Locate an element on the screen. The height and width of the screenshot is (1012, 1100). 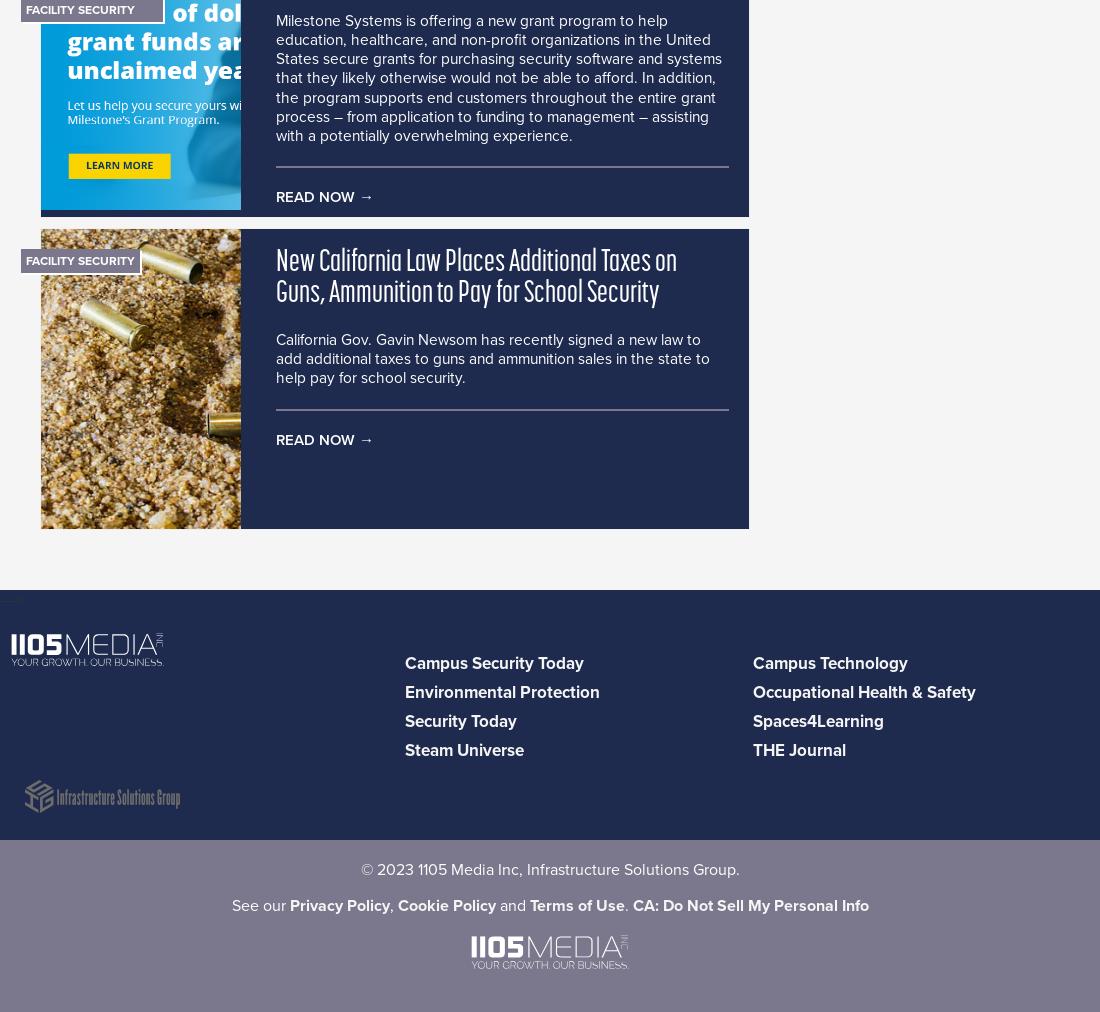
'--->' is located at coordinates (10, 599).